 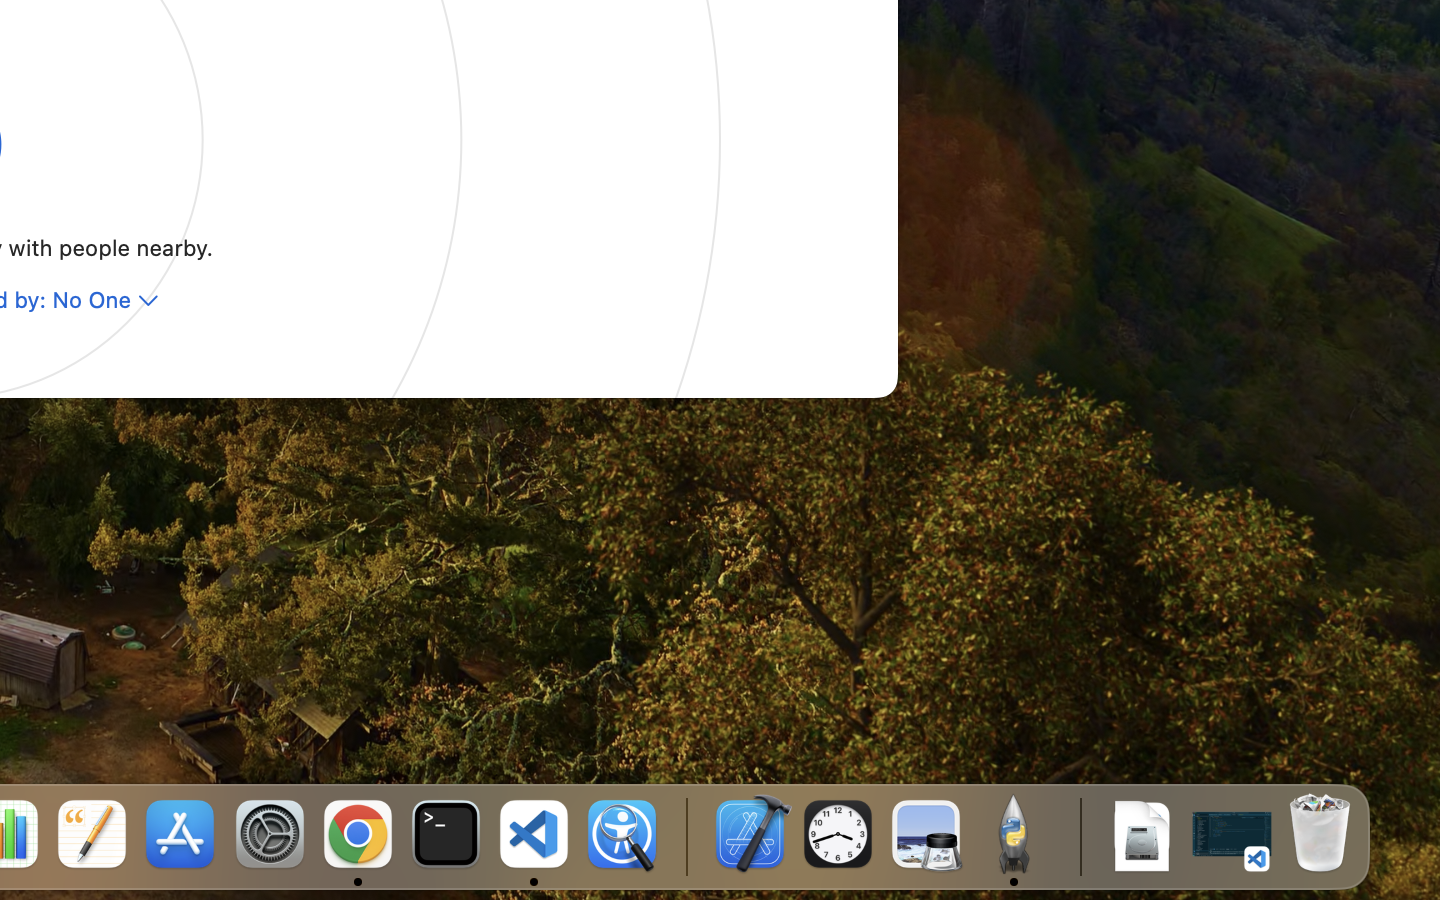 What do you see at coordinates (685, 835) in the screenshot?
I see `'0.4285714328289032'` at bounding box center [685, 835].